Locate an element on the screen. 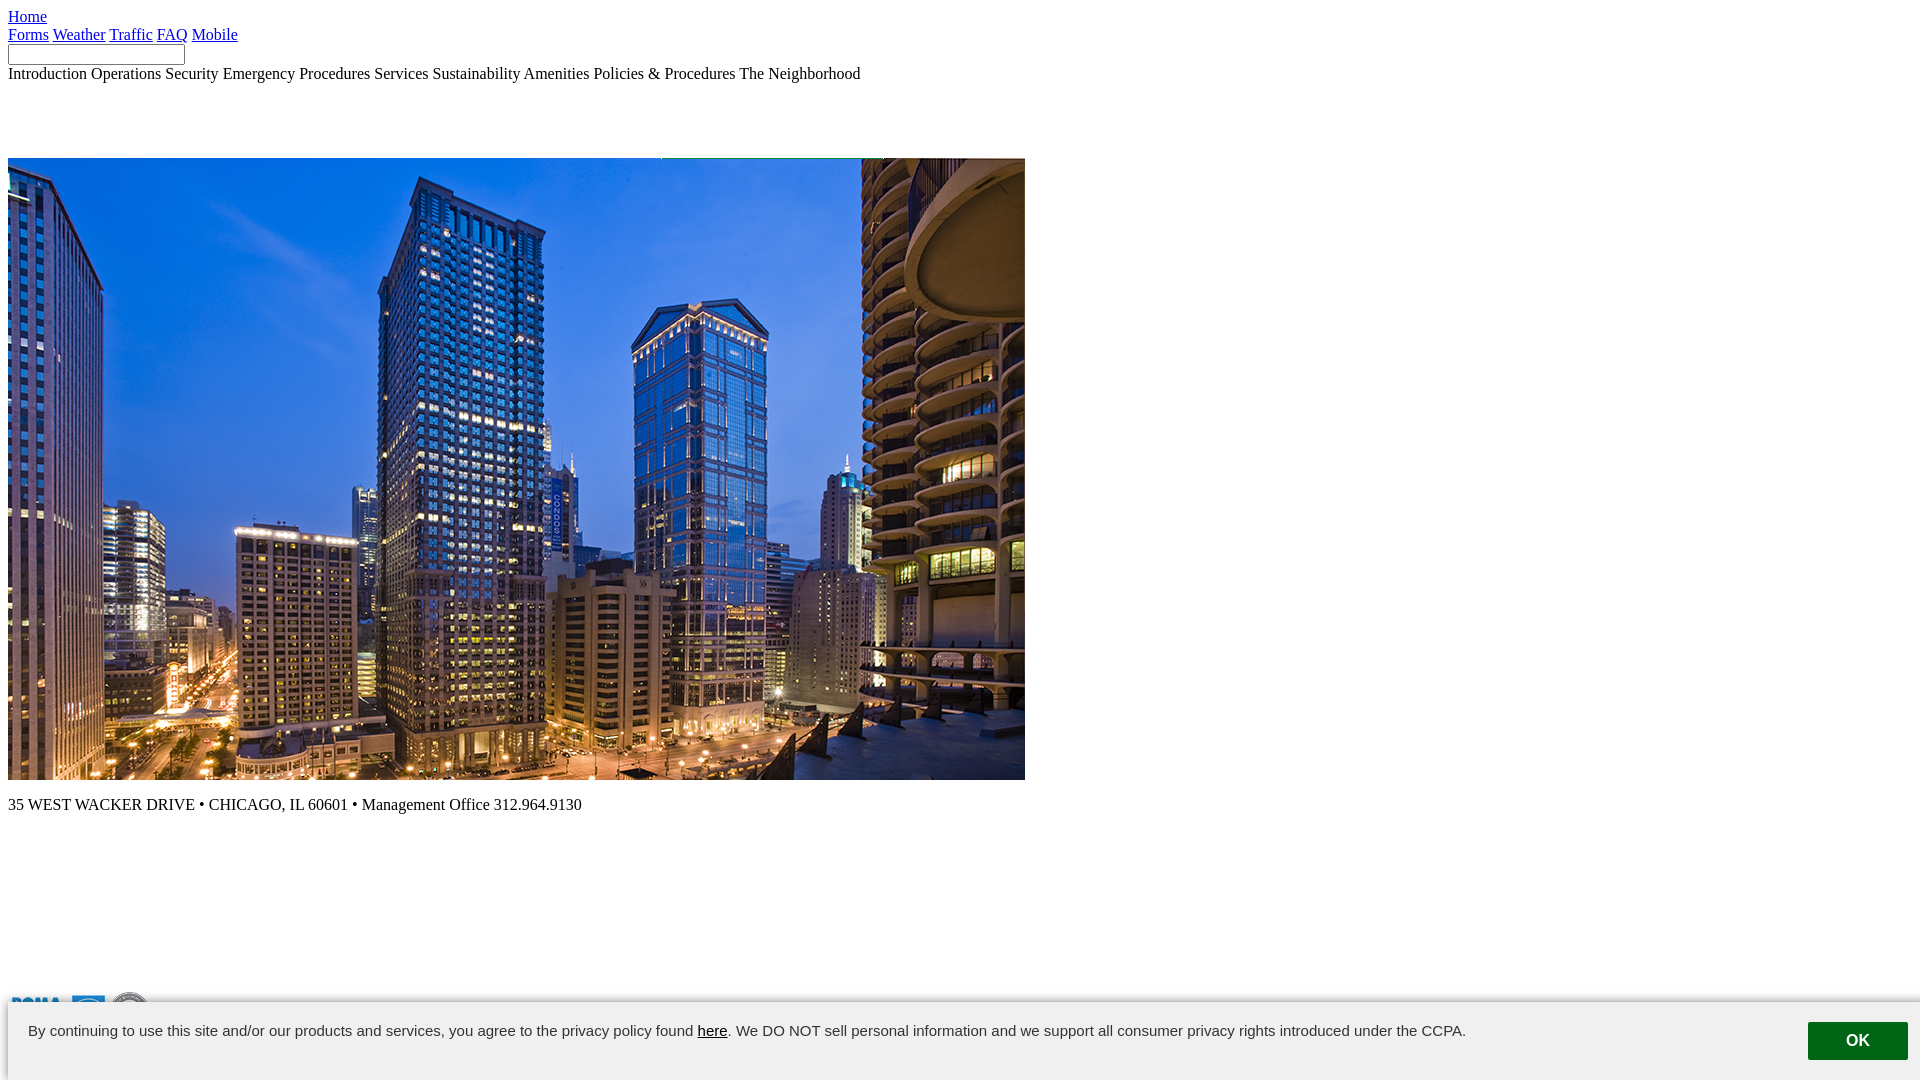 The image size is (1920, 1080). 'Mobile' is located at coordinates (192, 34).